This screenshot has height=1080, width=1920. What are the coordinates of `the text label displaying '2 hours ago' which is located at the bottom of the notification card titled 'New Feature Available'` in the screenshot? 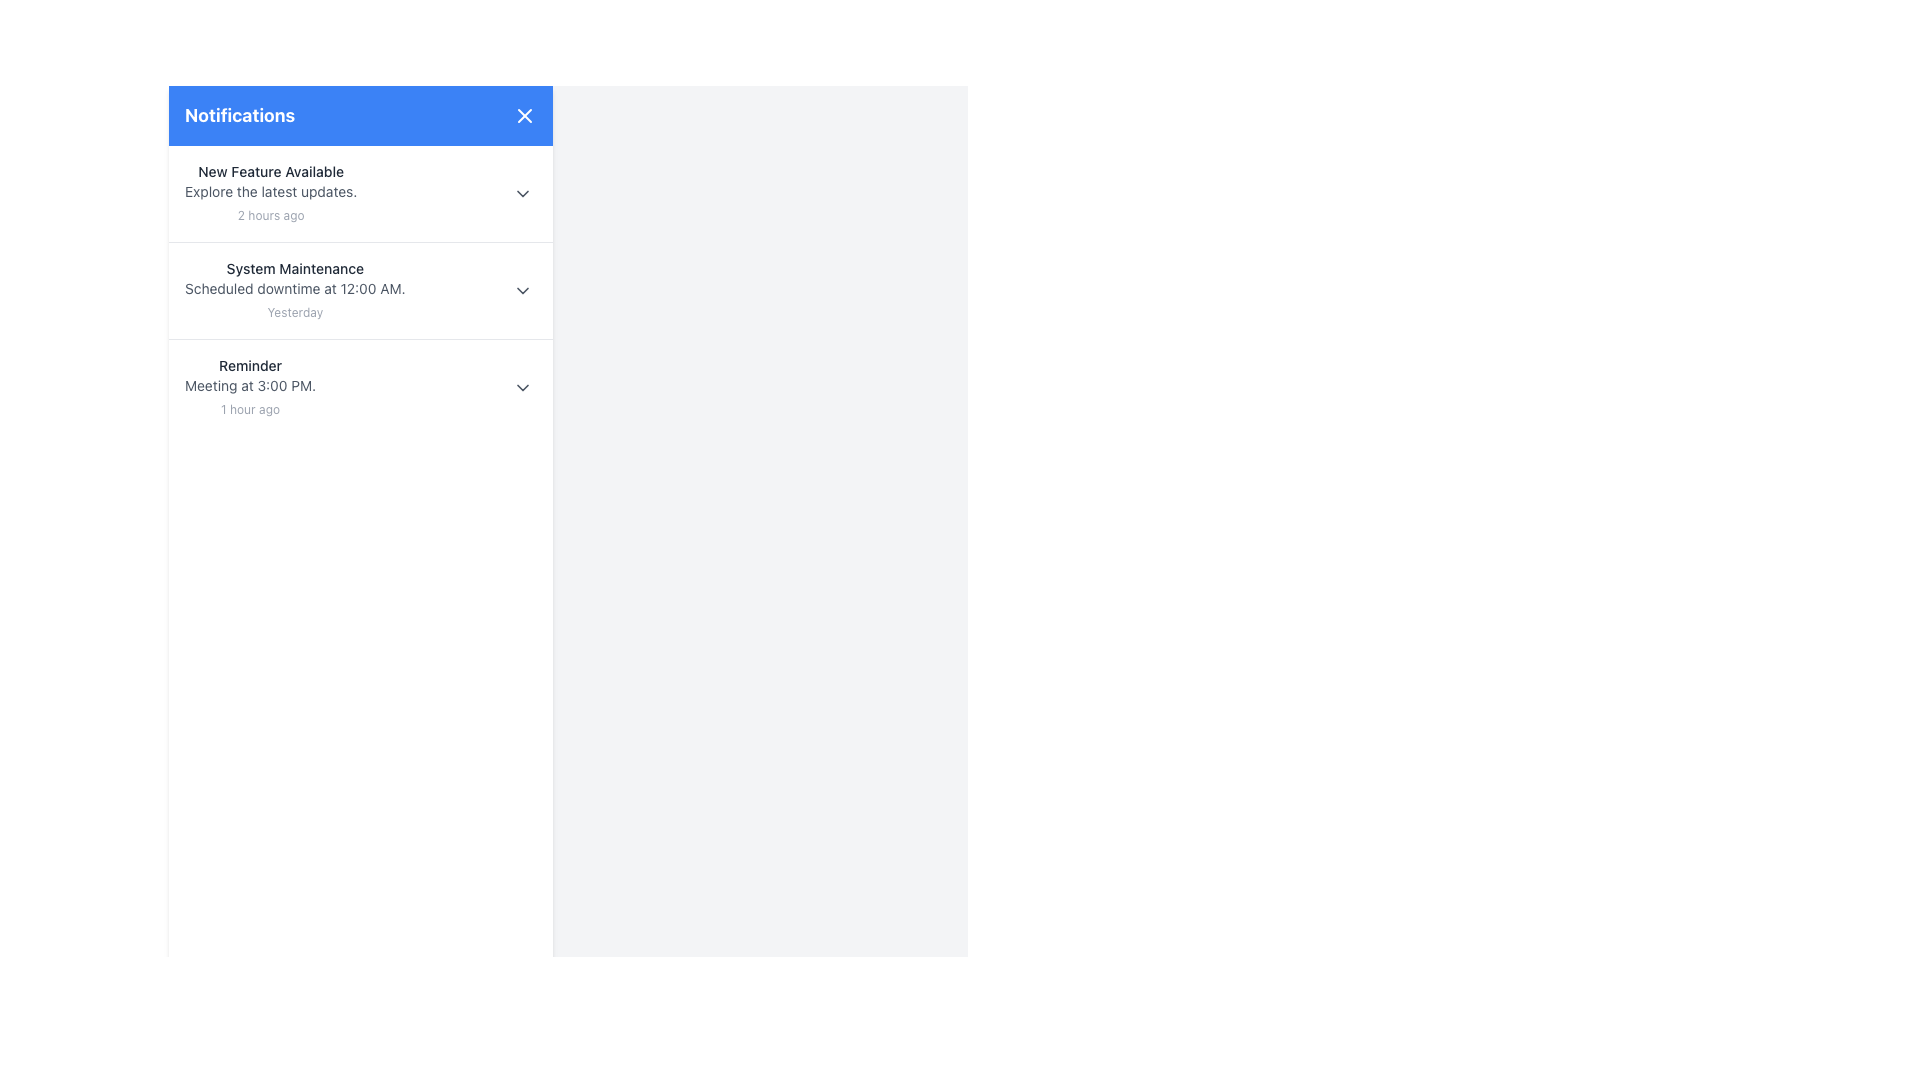 It's located at (270, 215).